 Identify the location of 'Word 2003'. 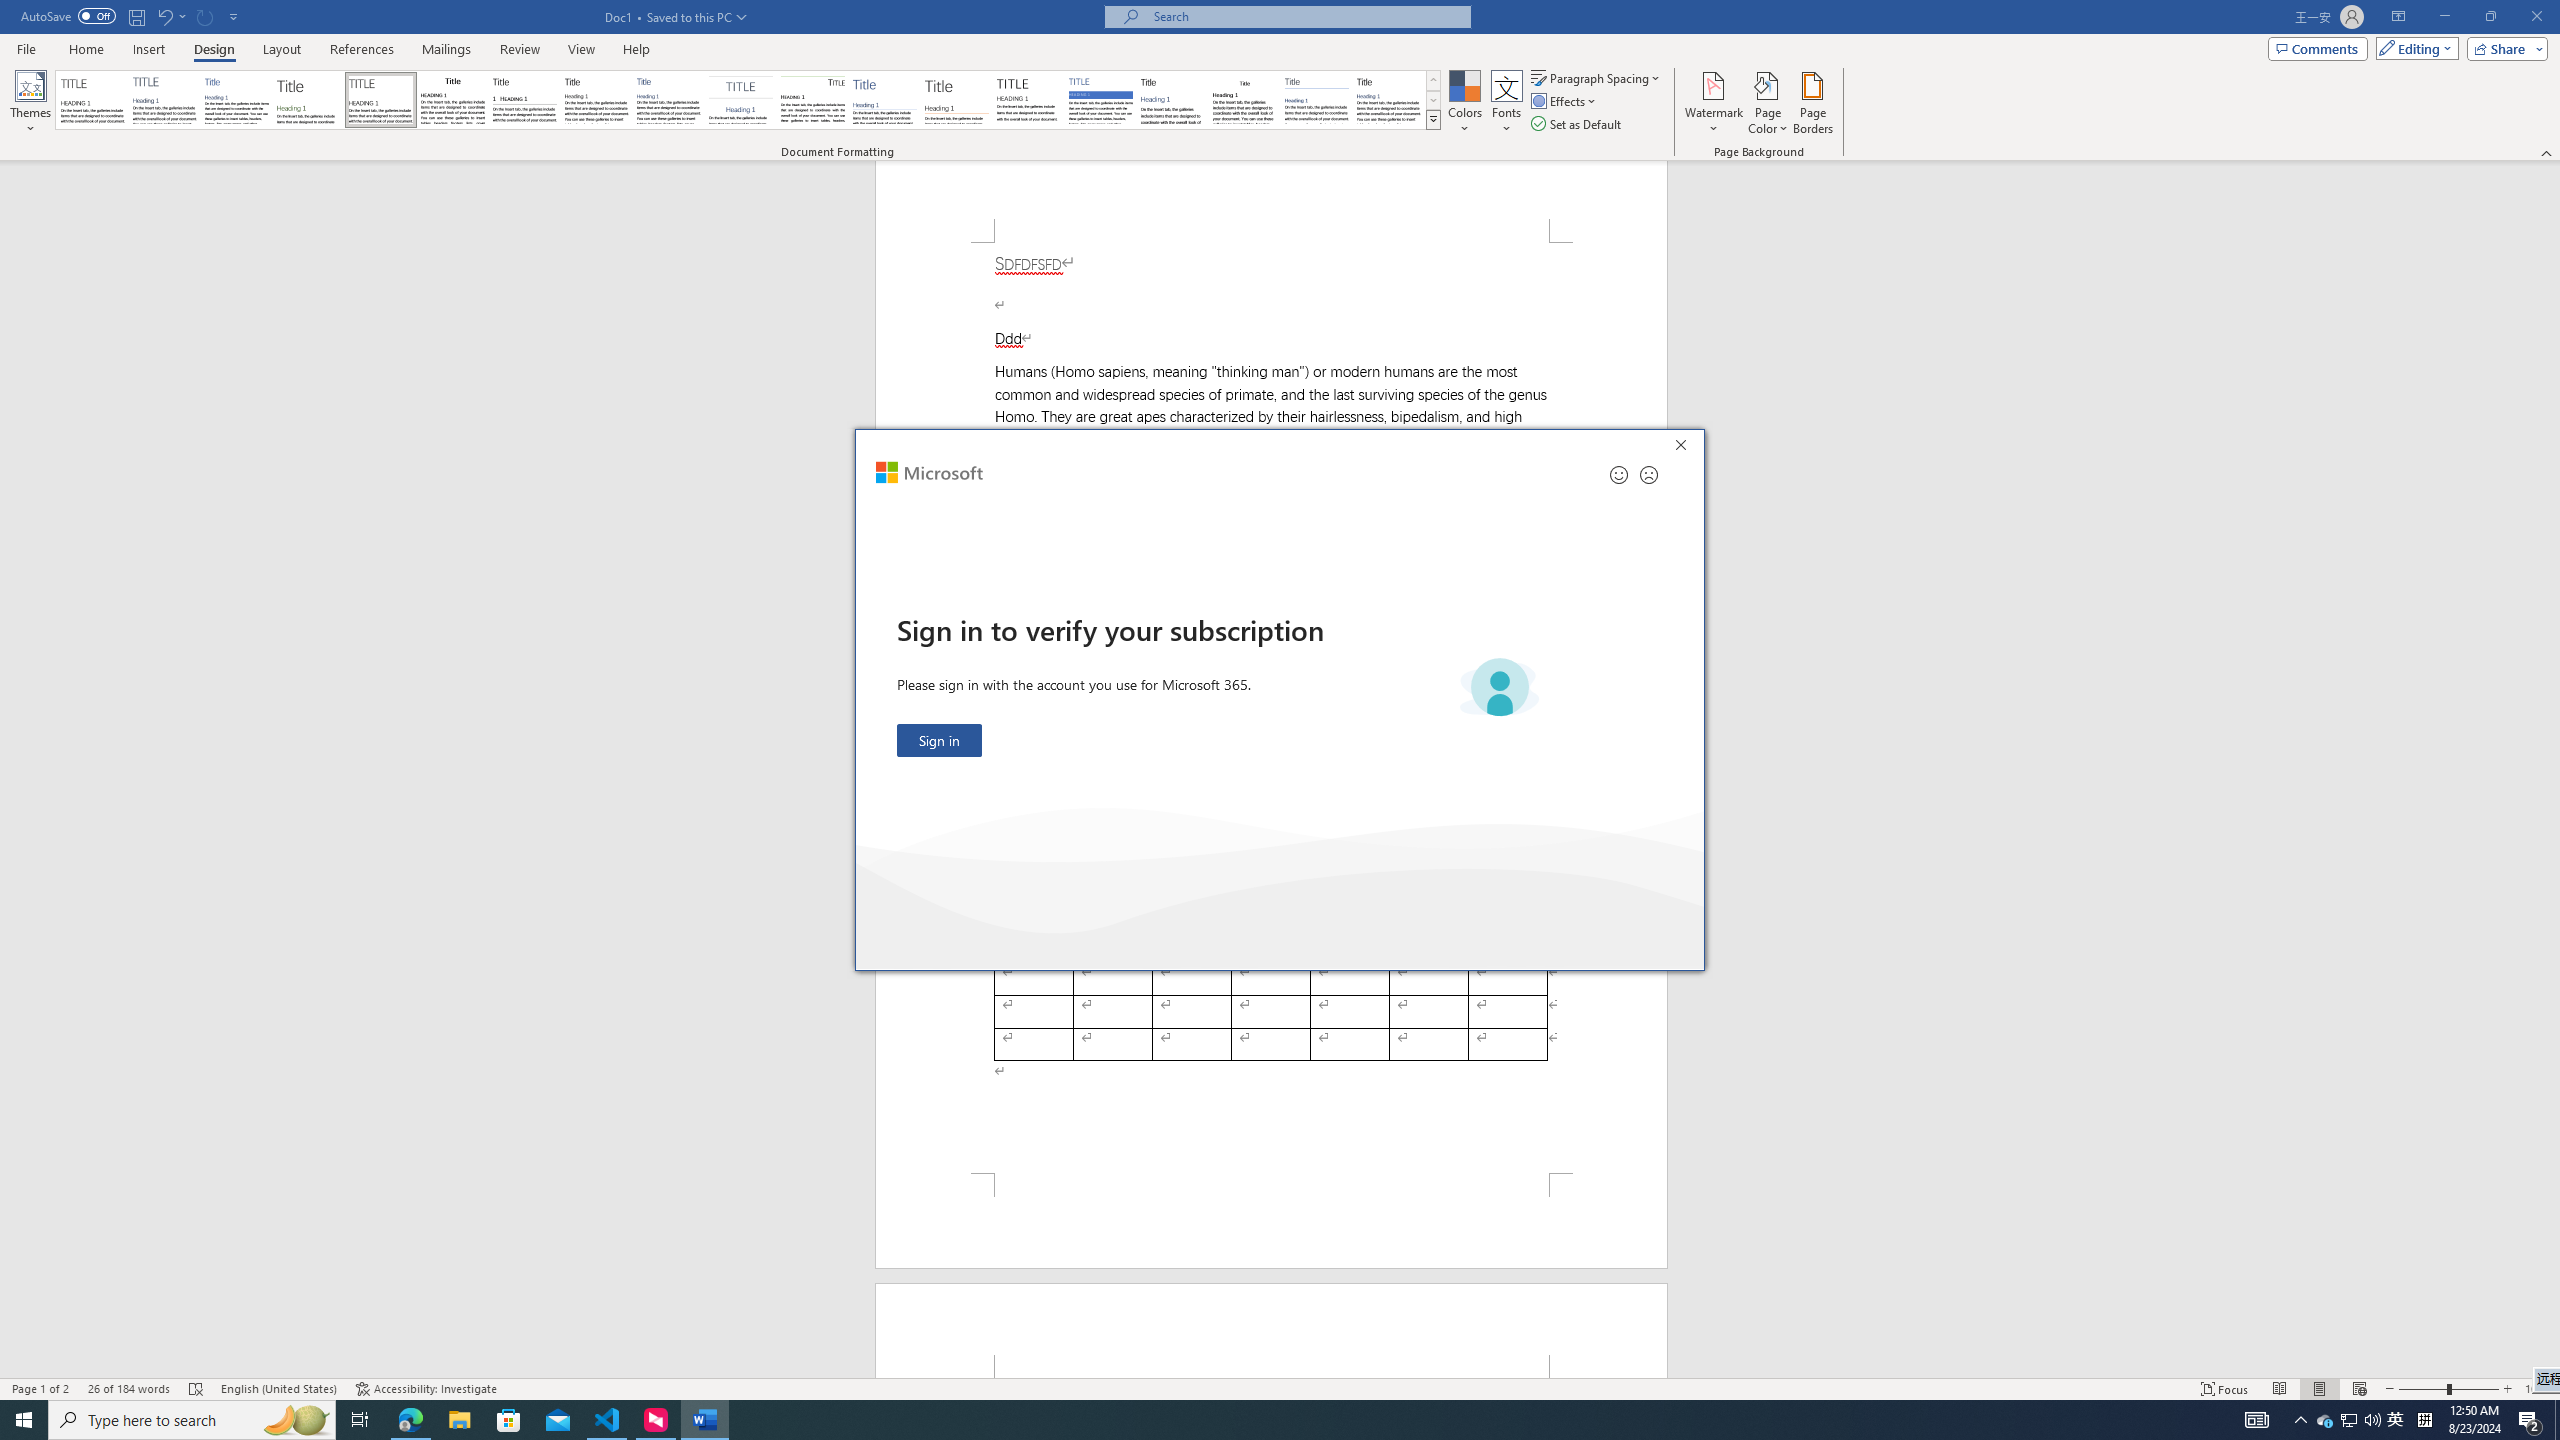
(1243, 99).